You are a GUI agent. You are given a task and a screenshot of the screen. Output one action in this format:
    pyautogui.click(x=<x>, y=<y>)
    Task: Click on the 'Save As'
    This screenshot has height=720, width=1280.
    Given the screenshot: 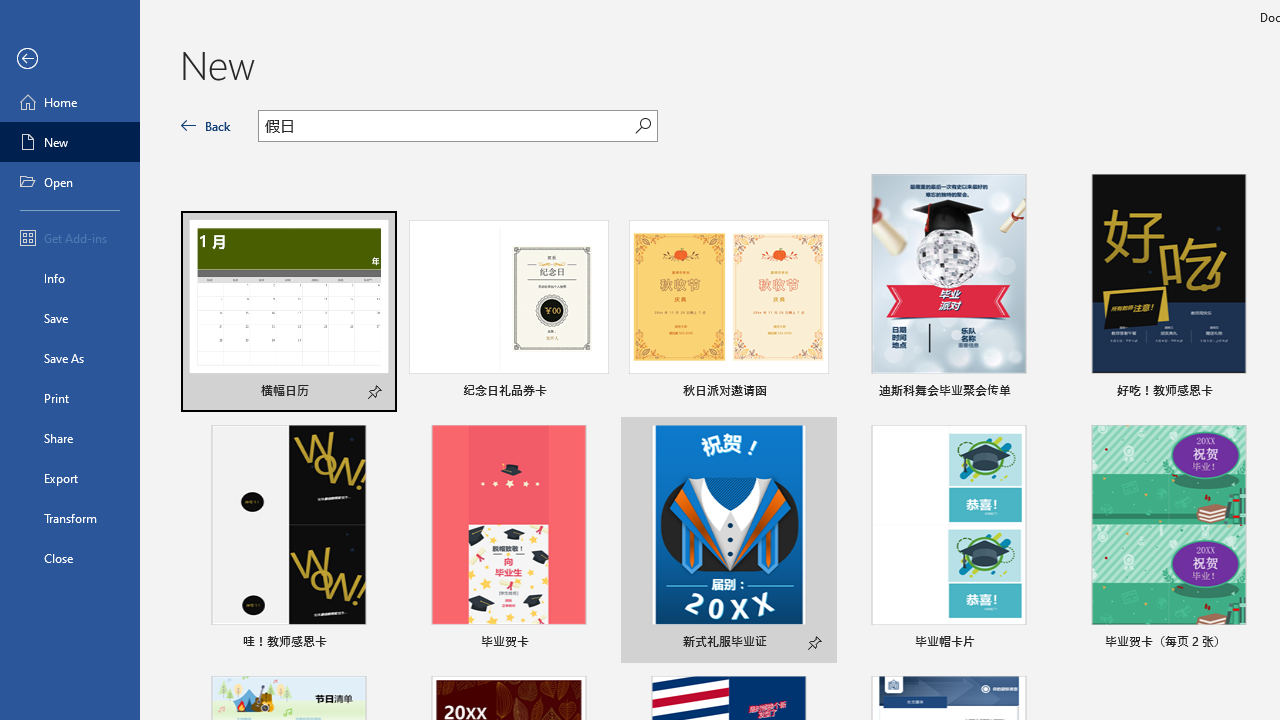 What is the action you would take?
    pyautogui.click(x=69, y=356)
    